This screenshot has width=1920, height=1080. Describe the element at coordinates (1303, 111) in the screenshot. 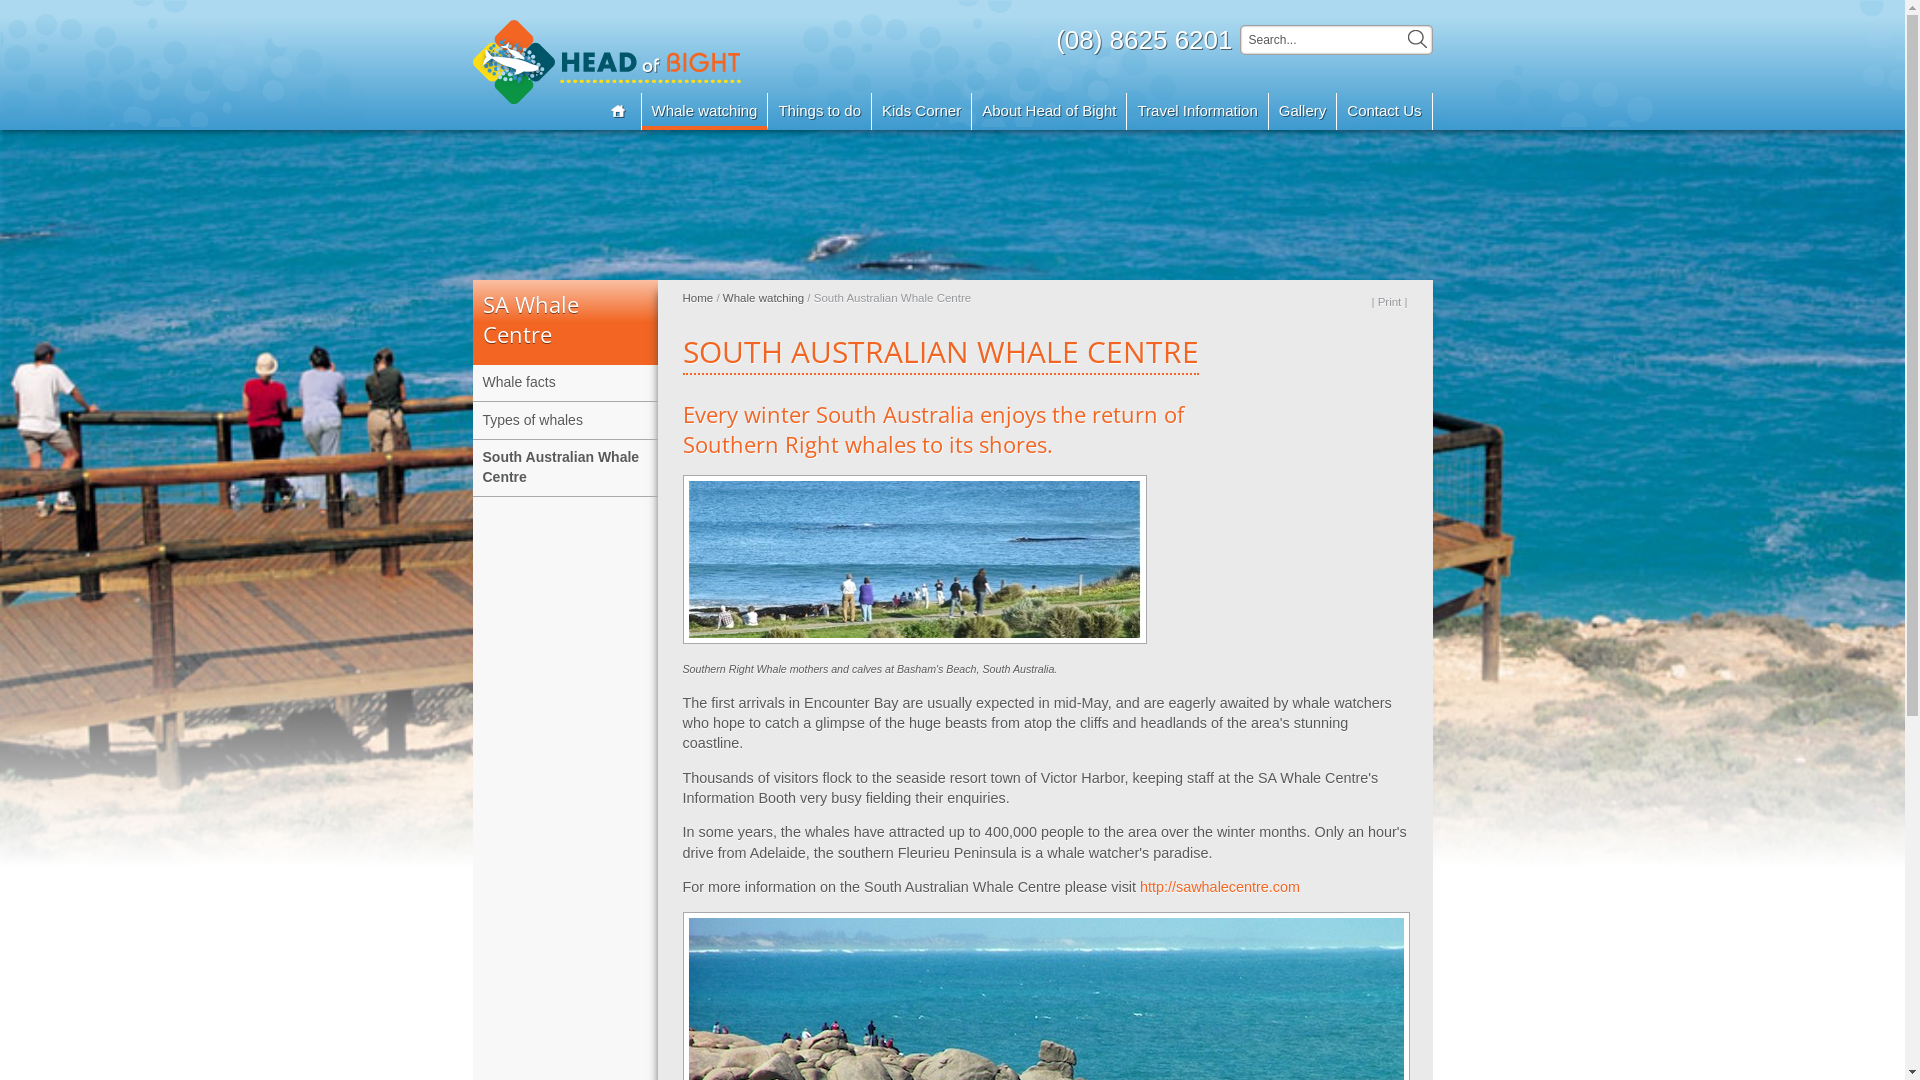

I see `'Gallery'` at that location.